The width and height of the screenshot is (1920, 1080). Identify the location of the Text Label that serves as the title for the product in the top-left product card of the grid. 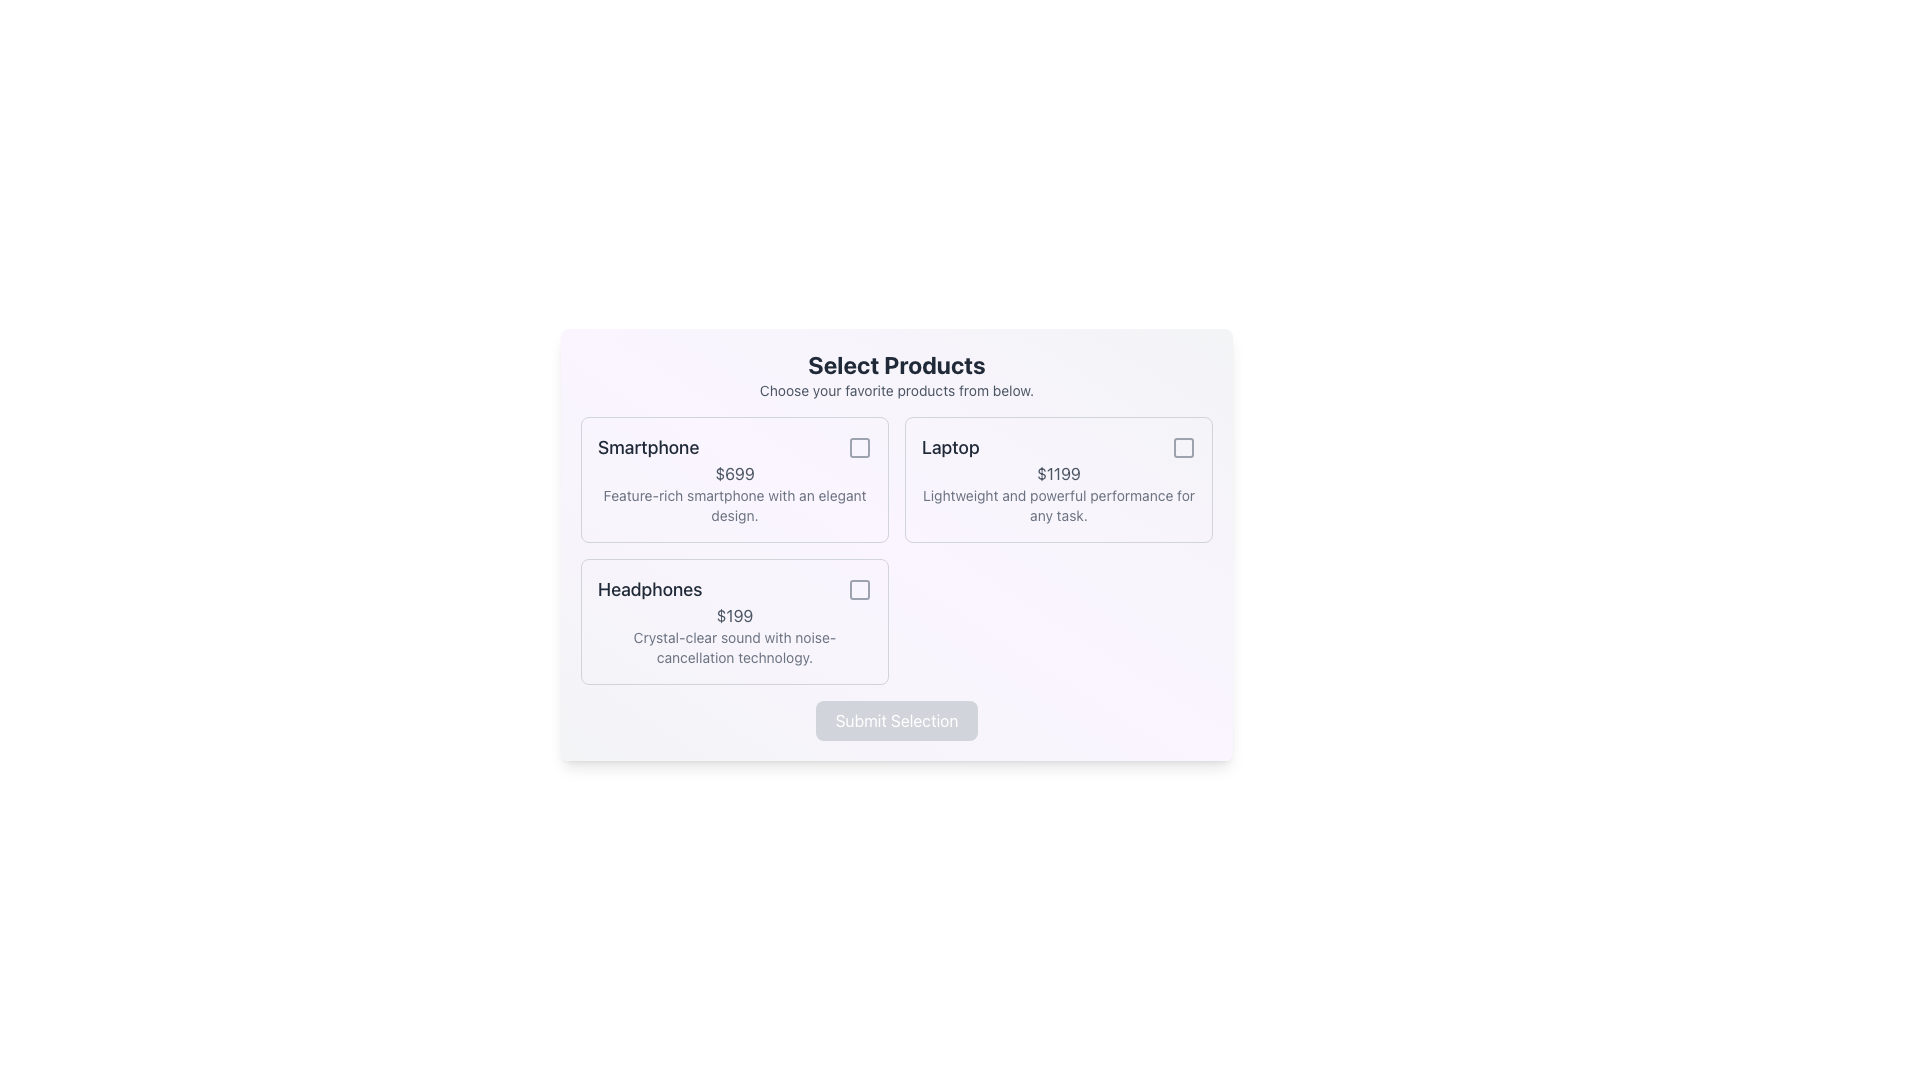
(648, 446).